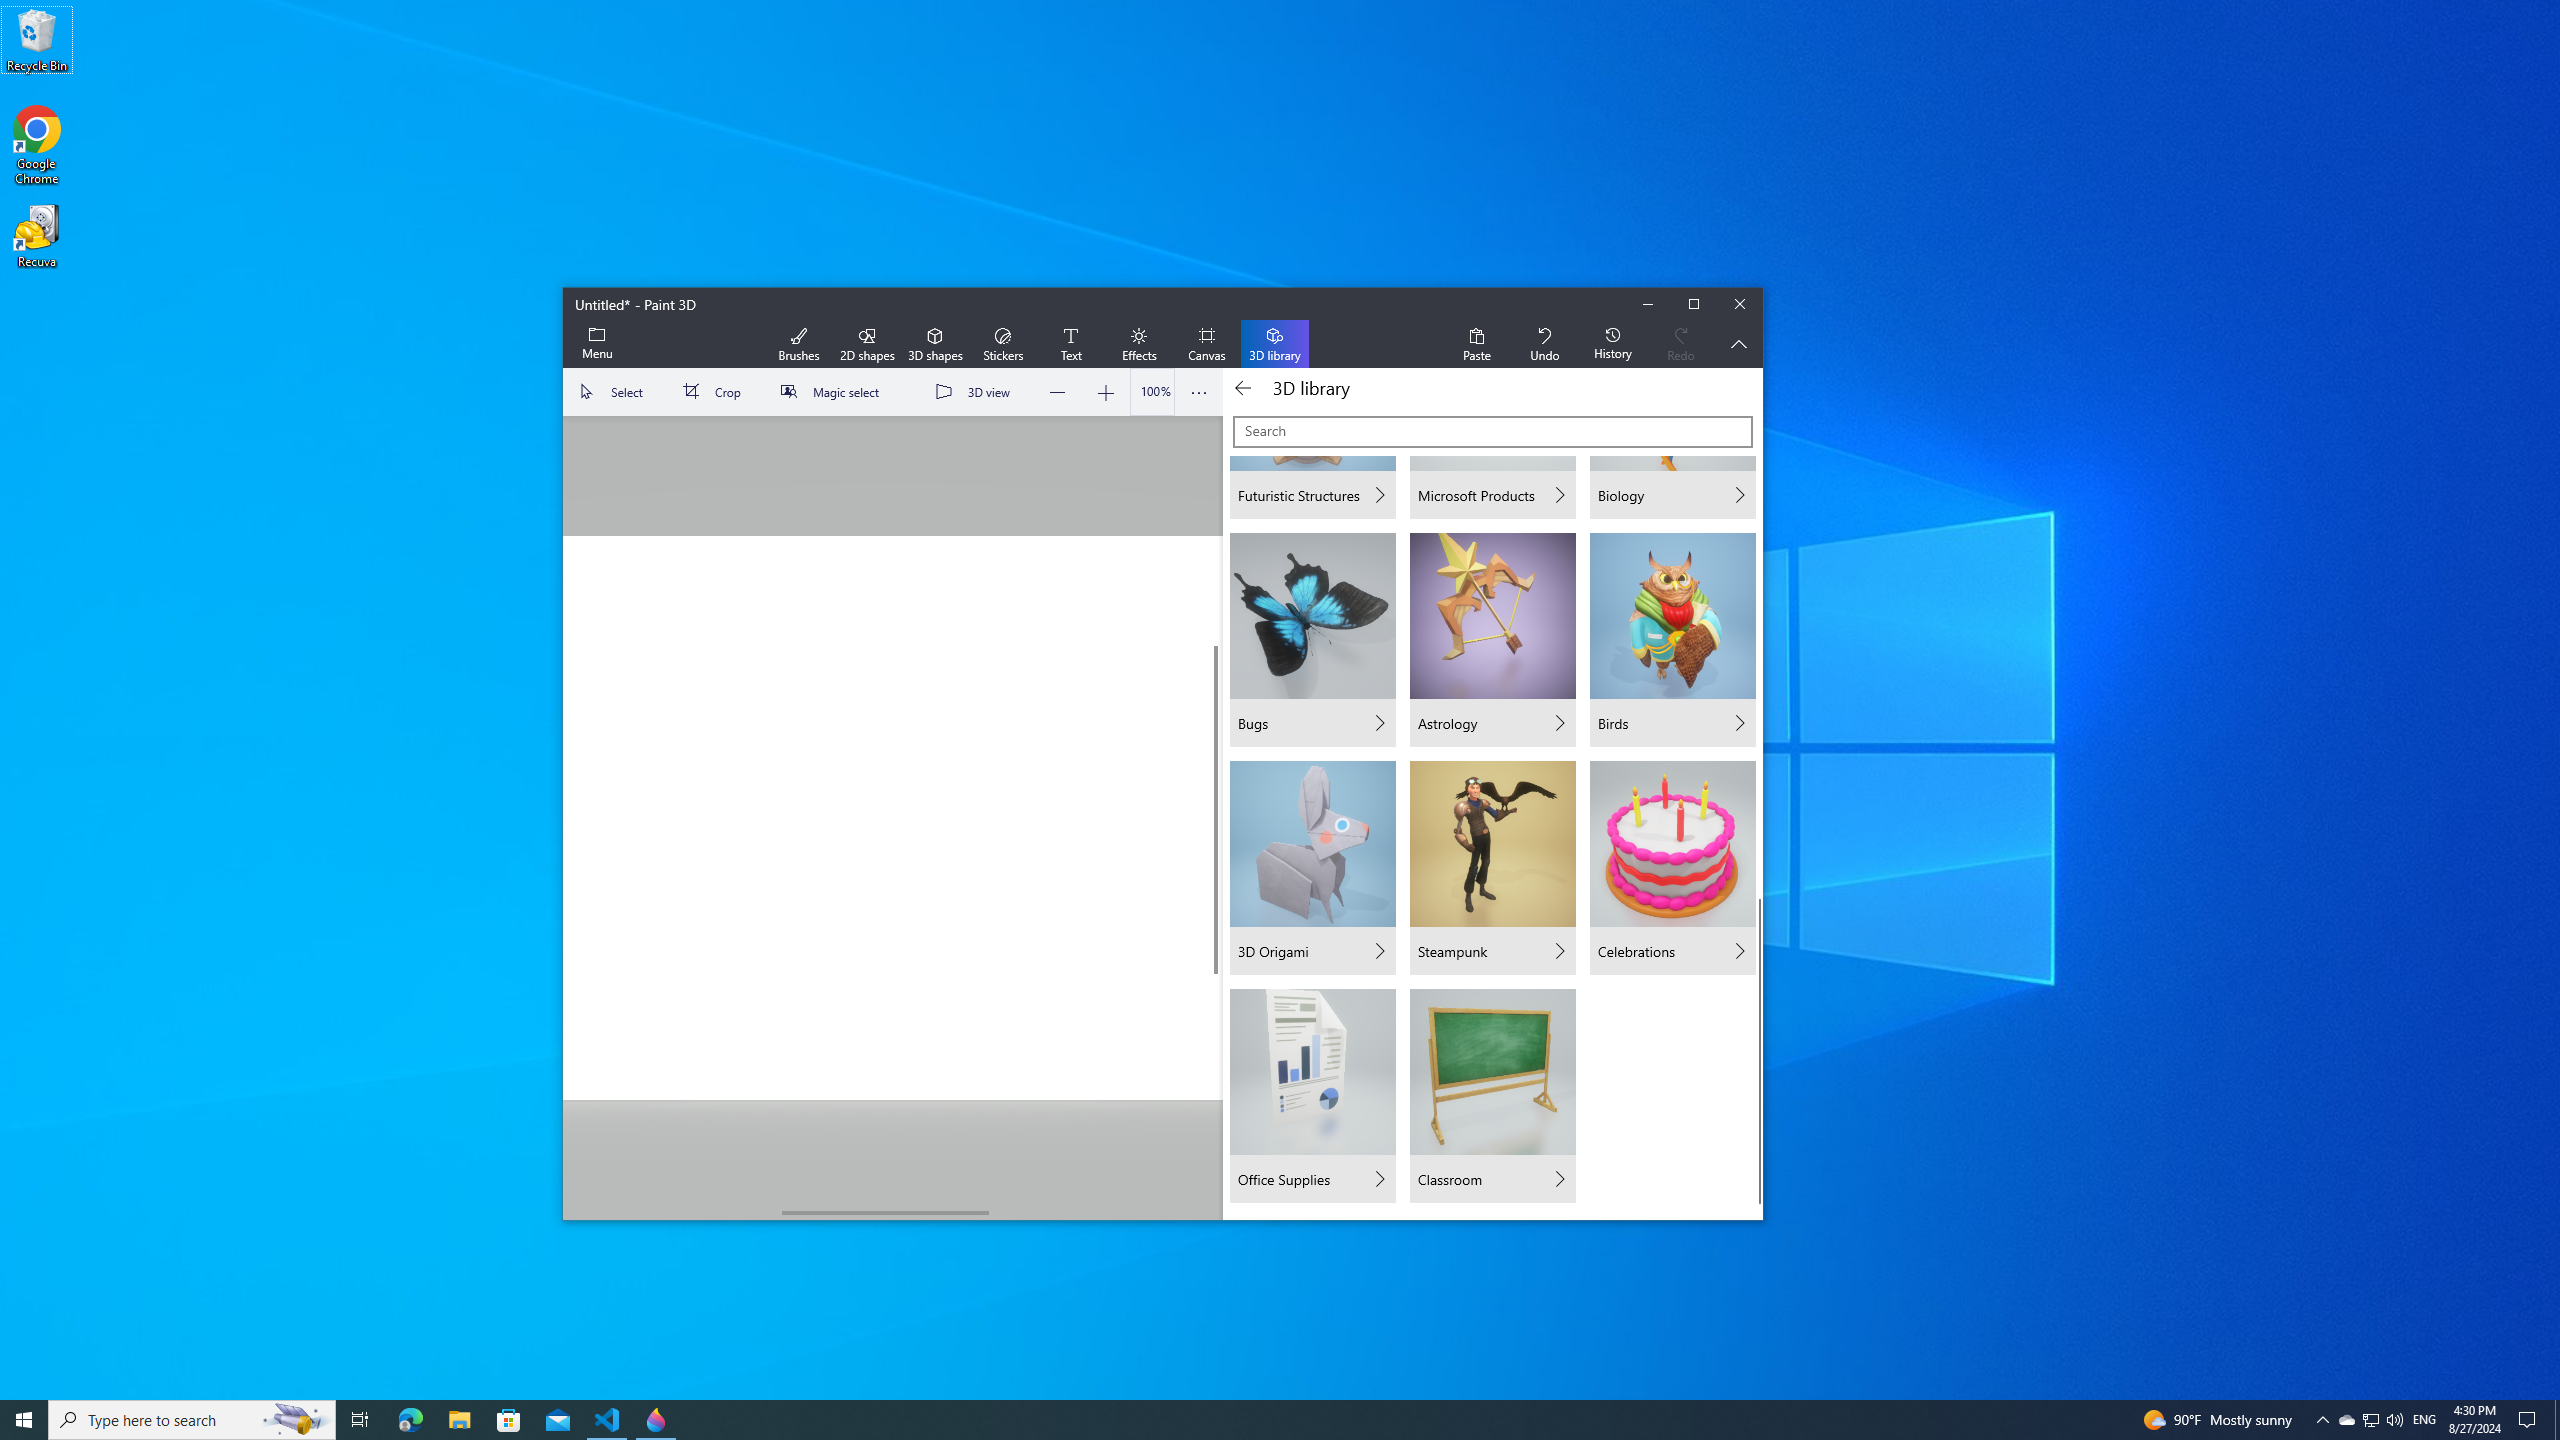 The height and width of the screenshot is (1440, 2560). I want to click on 'Google Chrome', so click(36, 145).